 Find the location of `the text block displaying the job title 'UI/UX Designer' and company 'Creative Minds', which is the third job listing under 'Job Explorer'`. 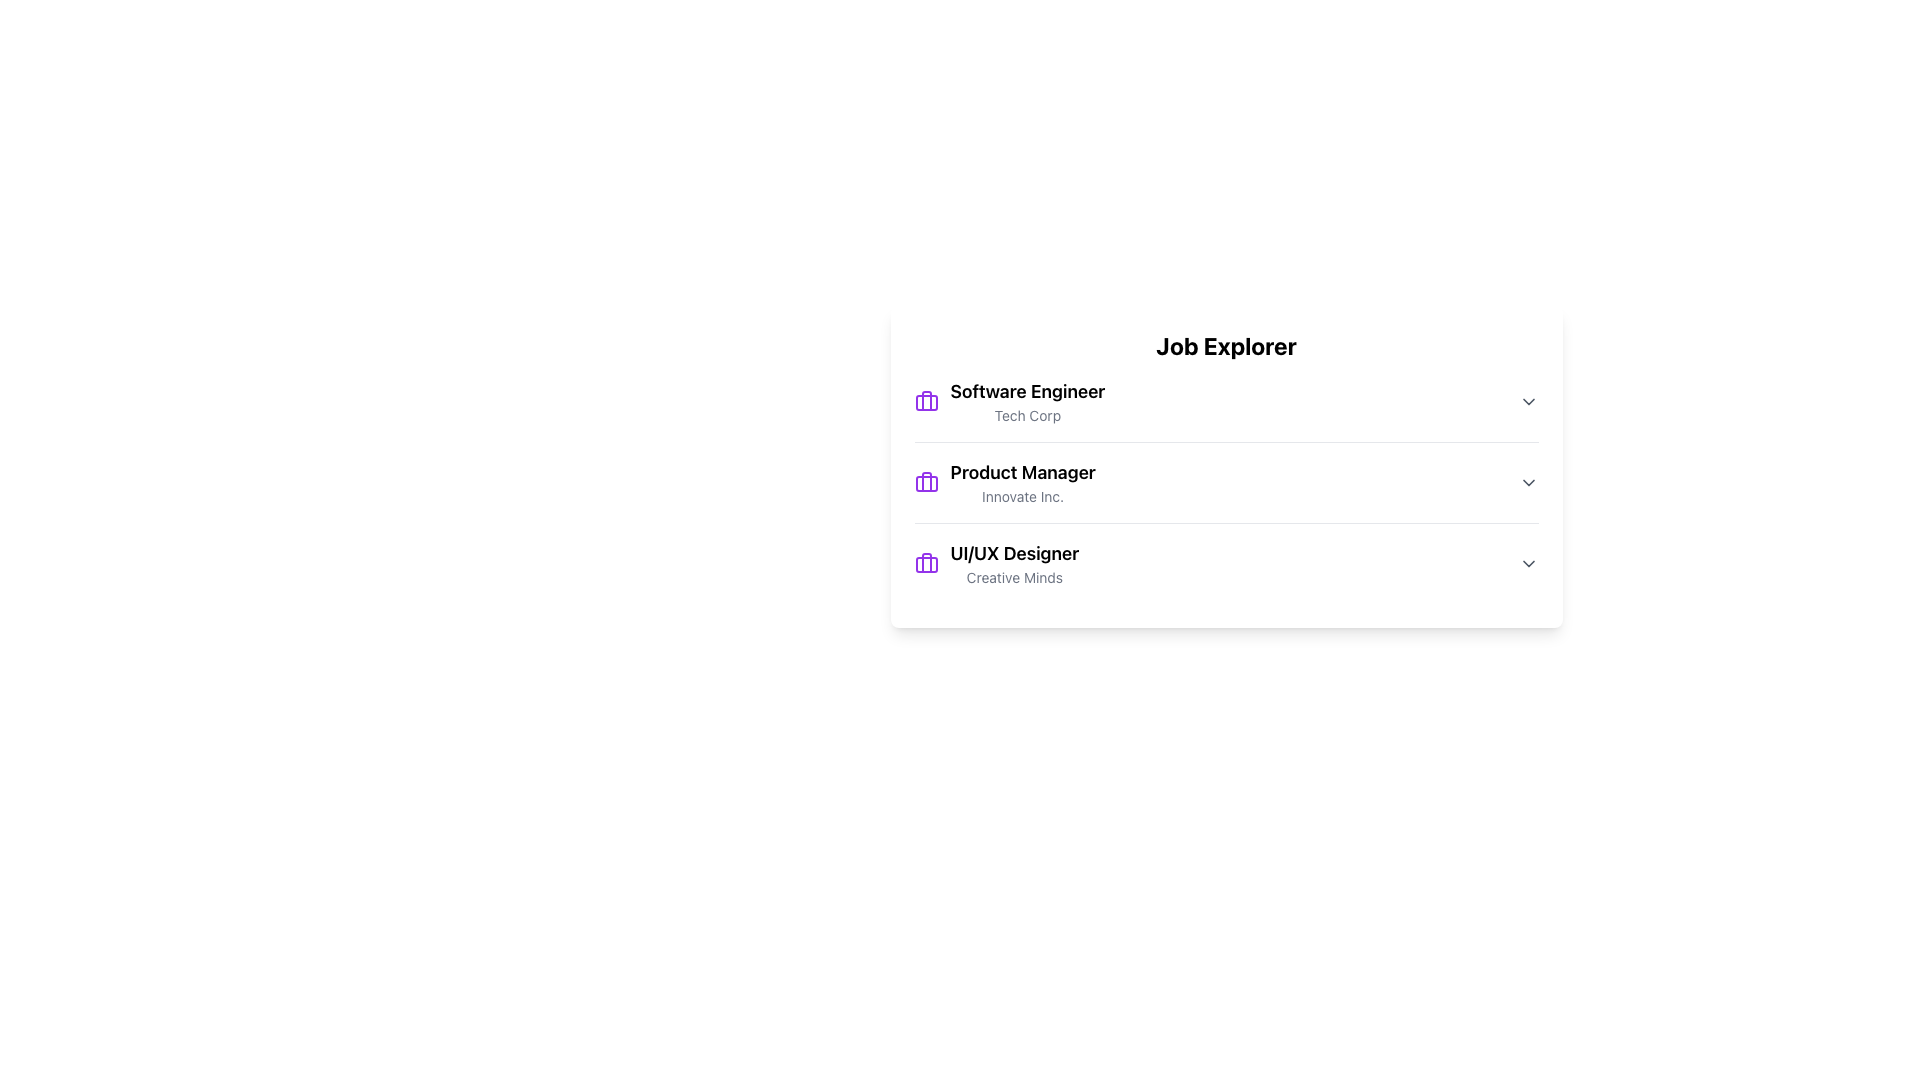

the text block displaying the job title 'UI/UX Designer' and company 'Creative Minds', which is the third job listing under 'Job Explorer' is located at coordinates (1014, 563).